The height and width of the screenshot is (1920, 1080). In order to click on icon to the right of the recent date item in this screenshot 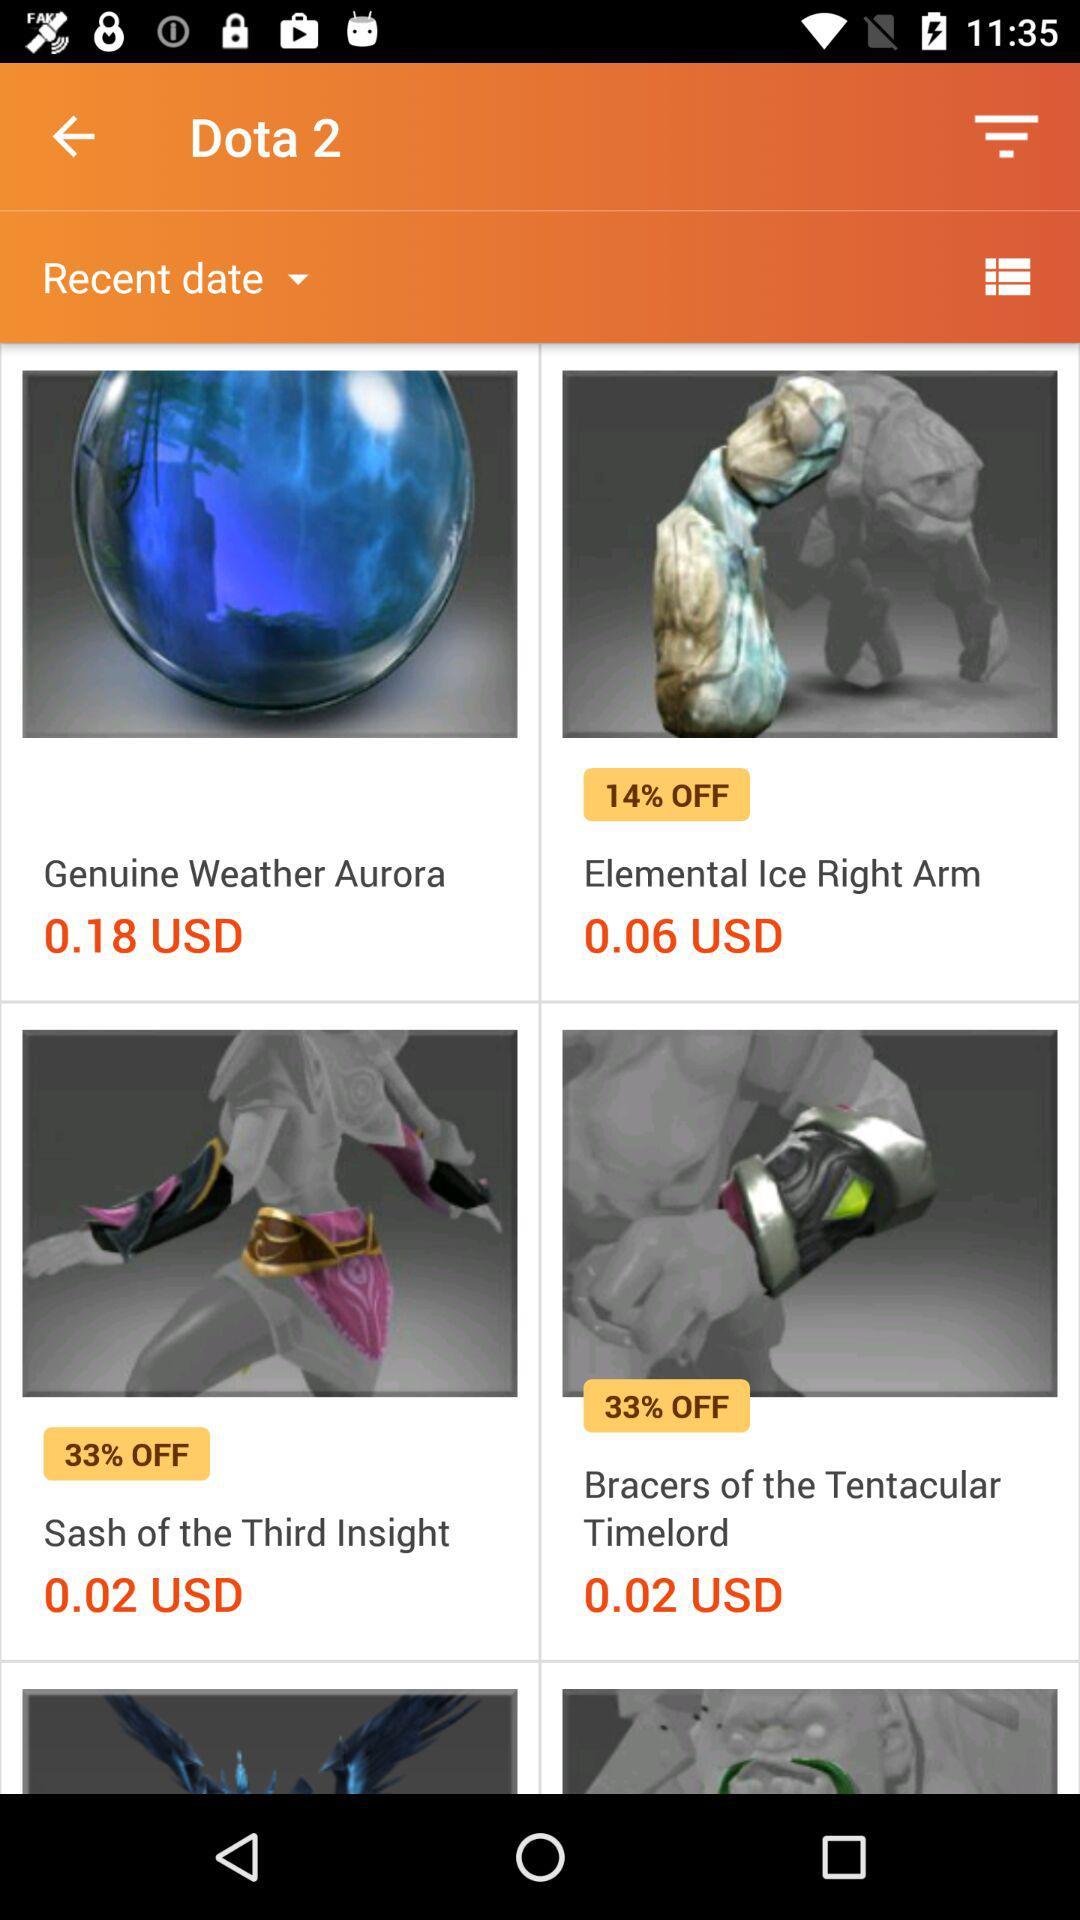, I will do `click(1006, 275)`.